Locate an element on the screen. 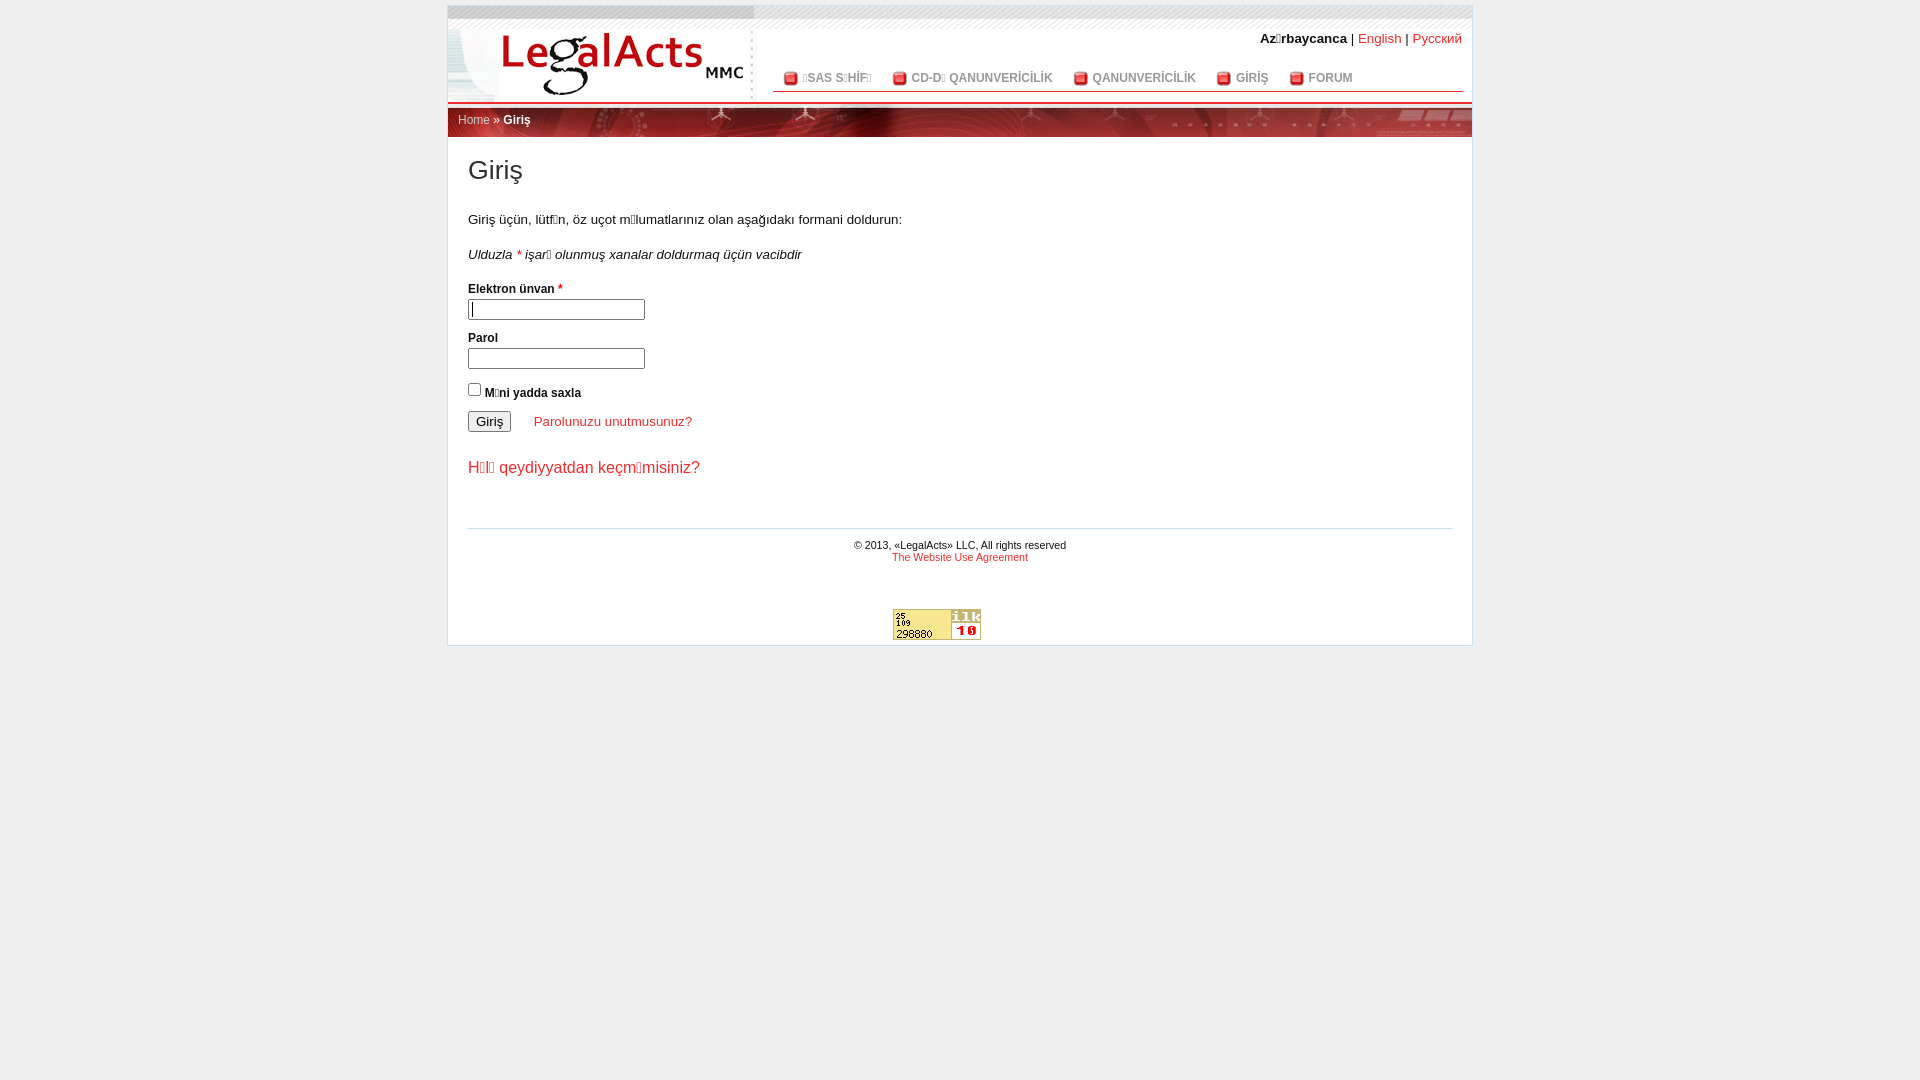 The height and width of the screenshot is (1080, 1920). 'FORUM' is located at coordinates (1330, 77).